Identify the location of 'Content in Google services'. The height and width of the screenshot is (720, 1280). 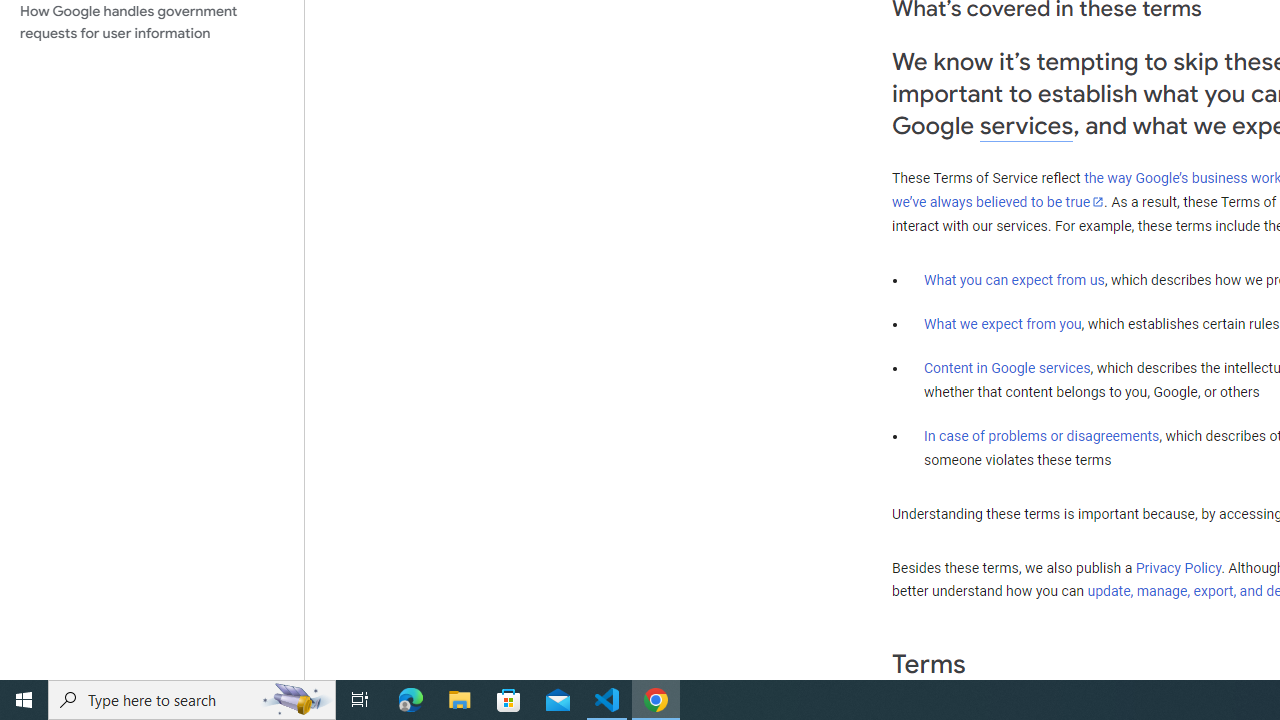
(1007, 368).